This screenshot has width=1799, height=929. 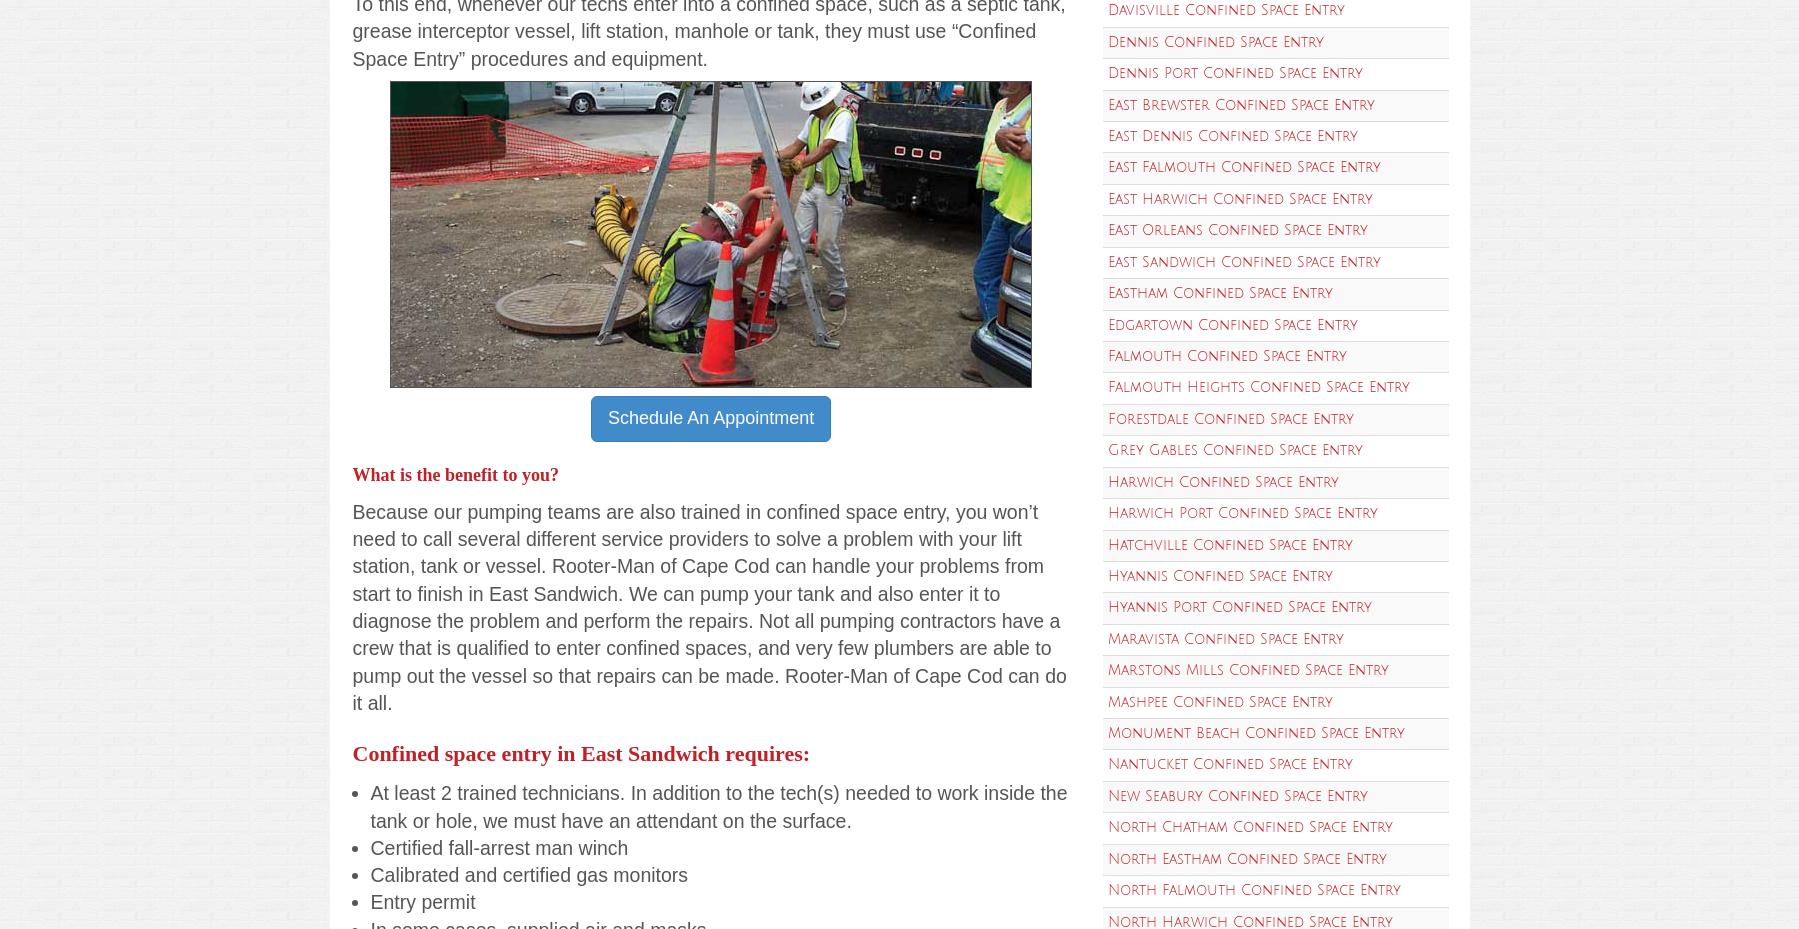 What do you see at coordinates (1231, 136) in the screenshot?
I see `'East Dennis Confined Space Entry'` at bounding box center [1231, 136].